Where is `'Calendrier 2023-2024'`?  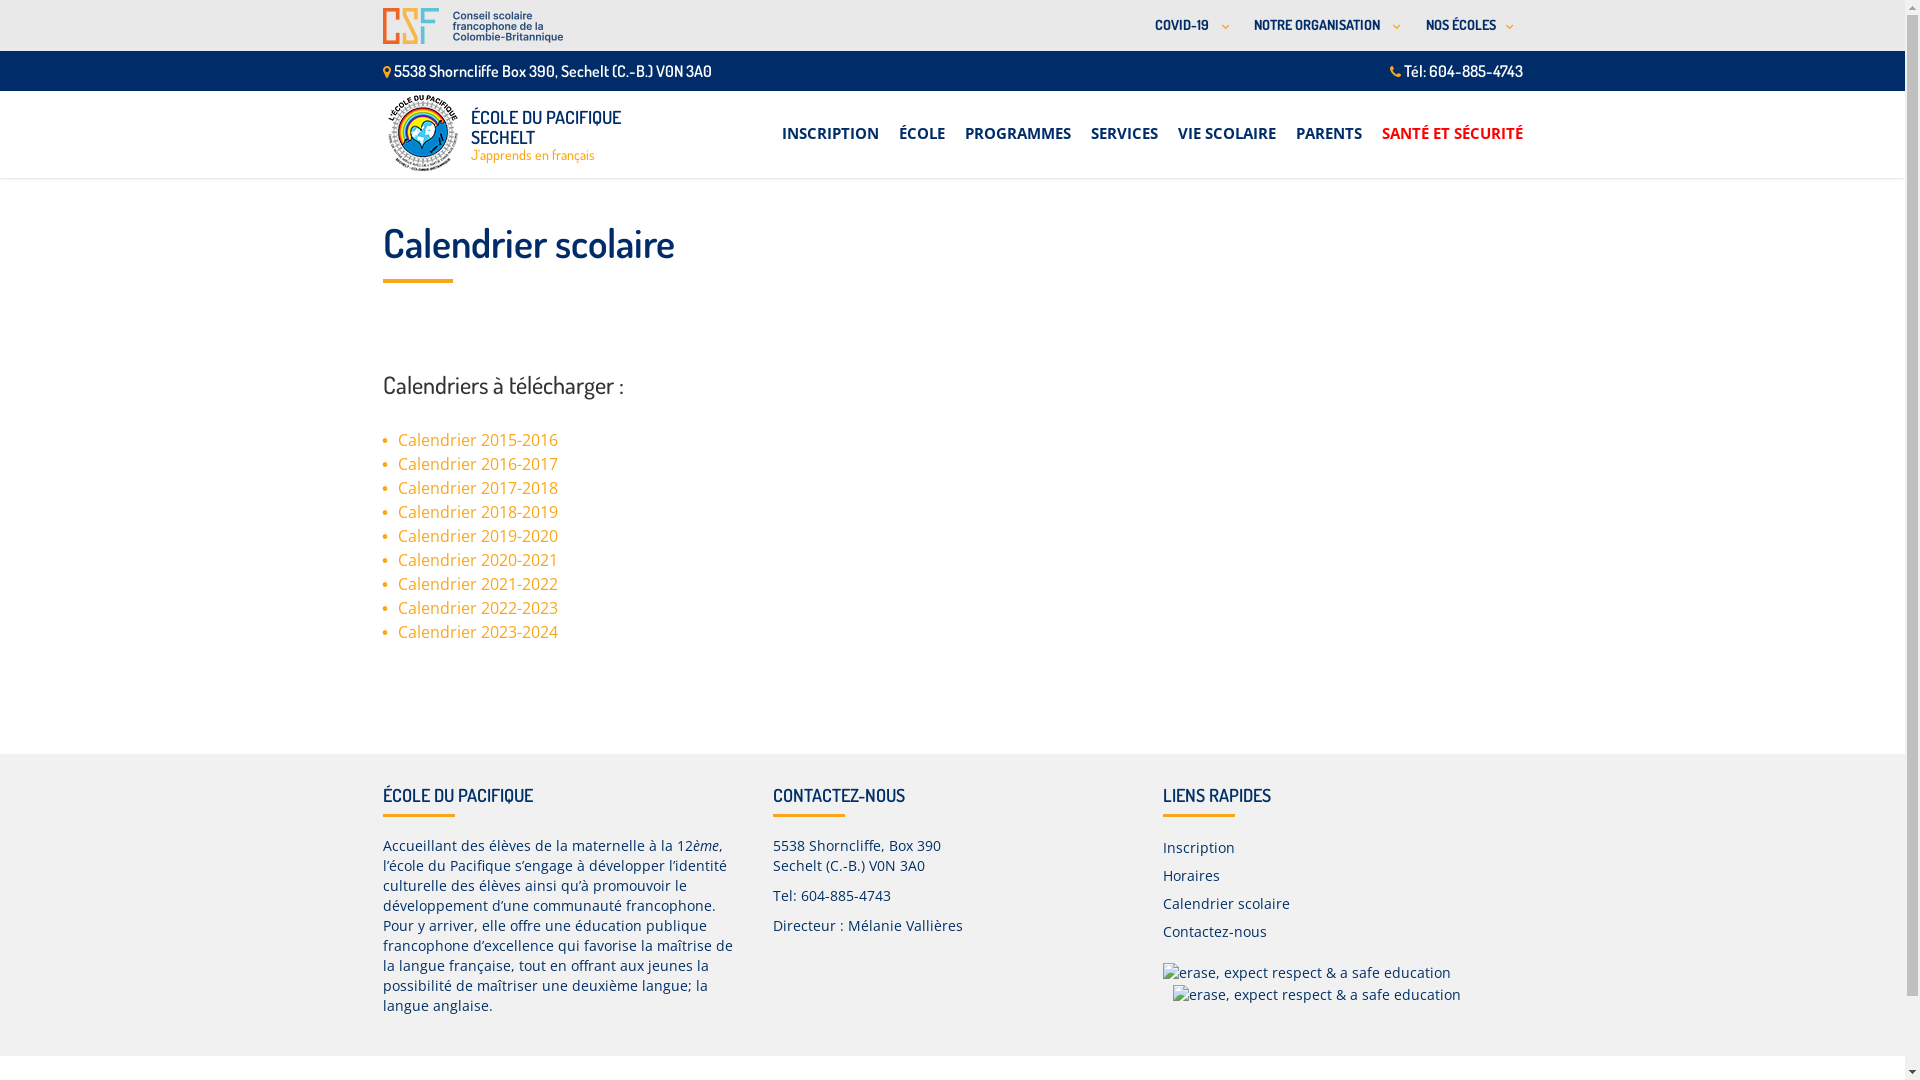 'Calendrier 2023-2024' is located at coordinates (398, 632).